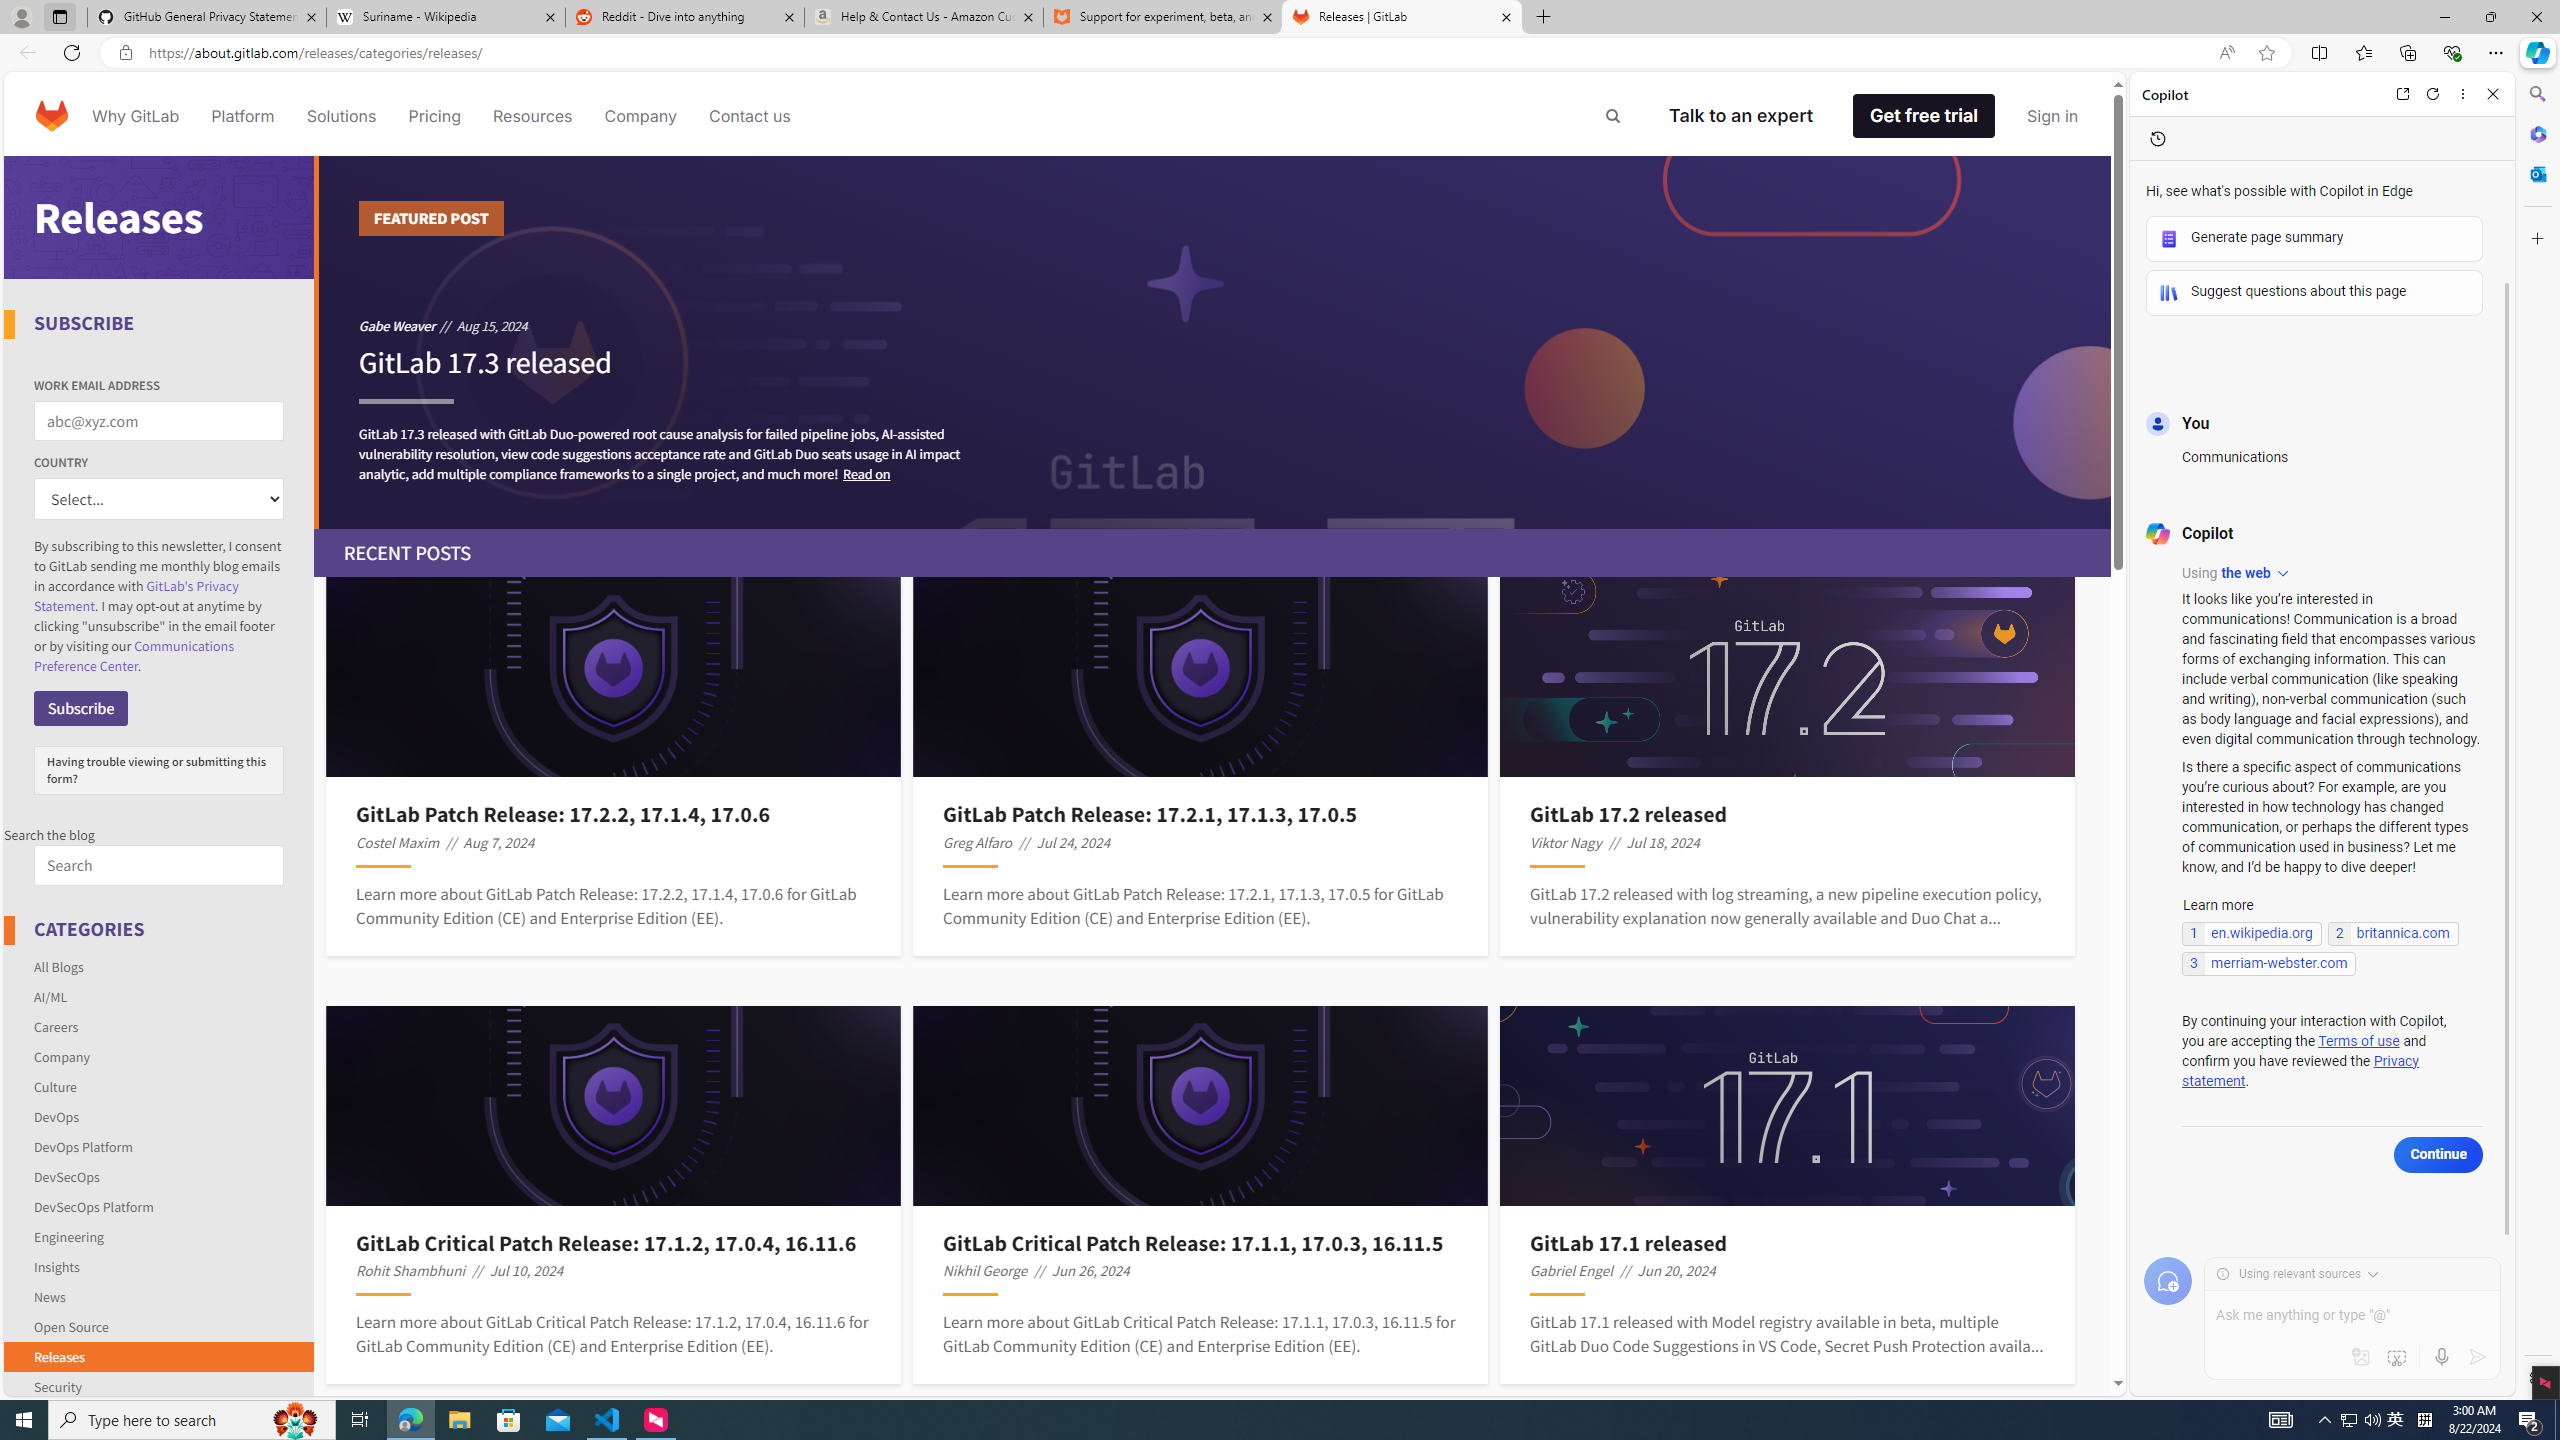 The width and height of the screenshot is (2560, 1440). I want to click on 'Releases', so click(159, 1355).